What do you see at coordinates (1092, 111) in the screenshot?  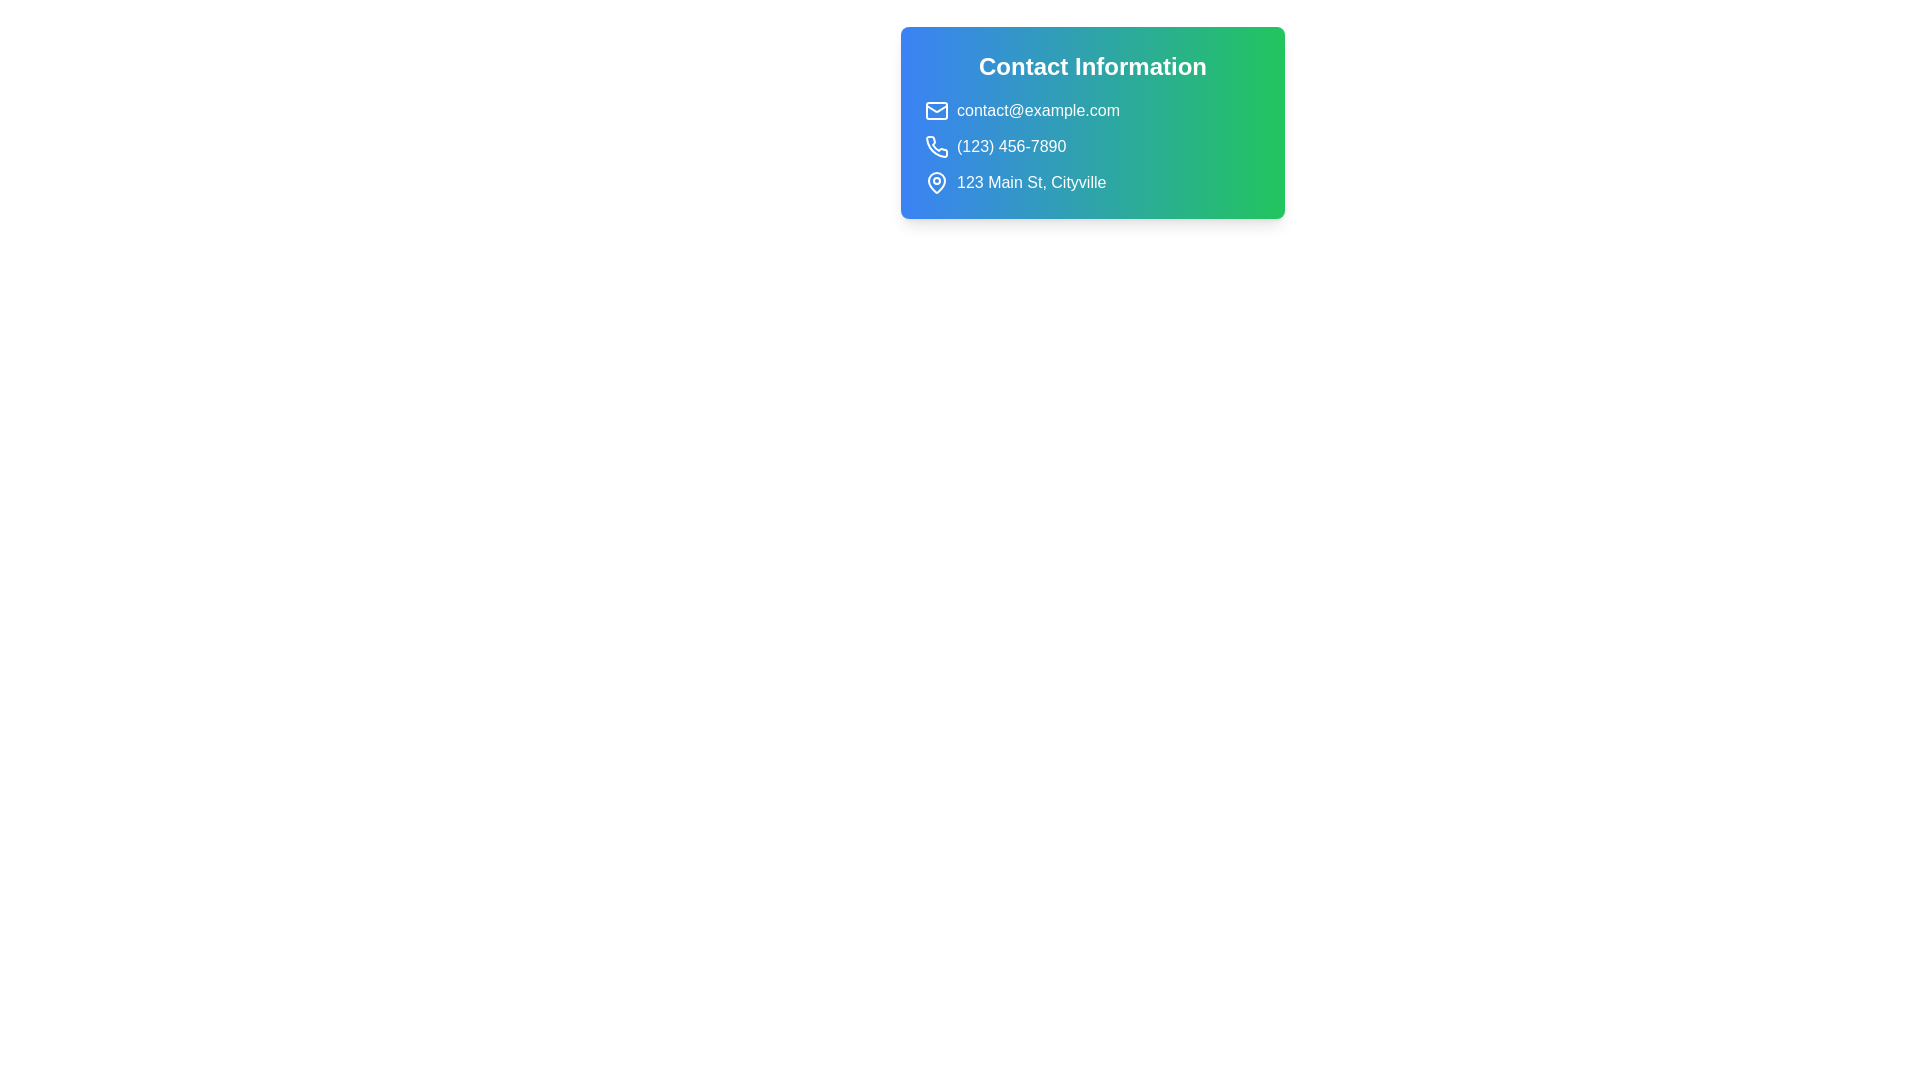 I see `the static email text element located in the topmost row of contact information to initiate email composition` at bounding box center [1092, 111].